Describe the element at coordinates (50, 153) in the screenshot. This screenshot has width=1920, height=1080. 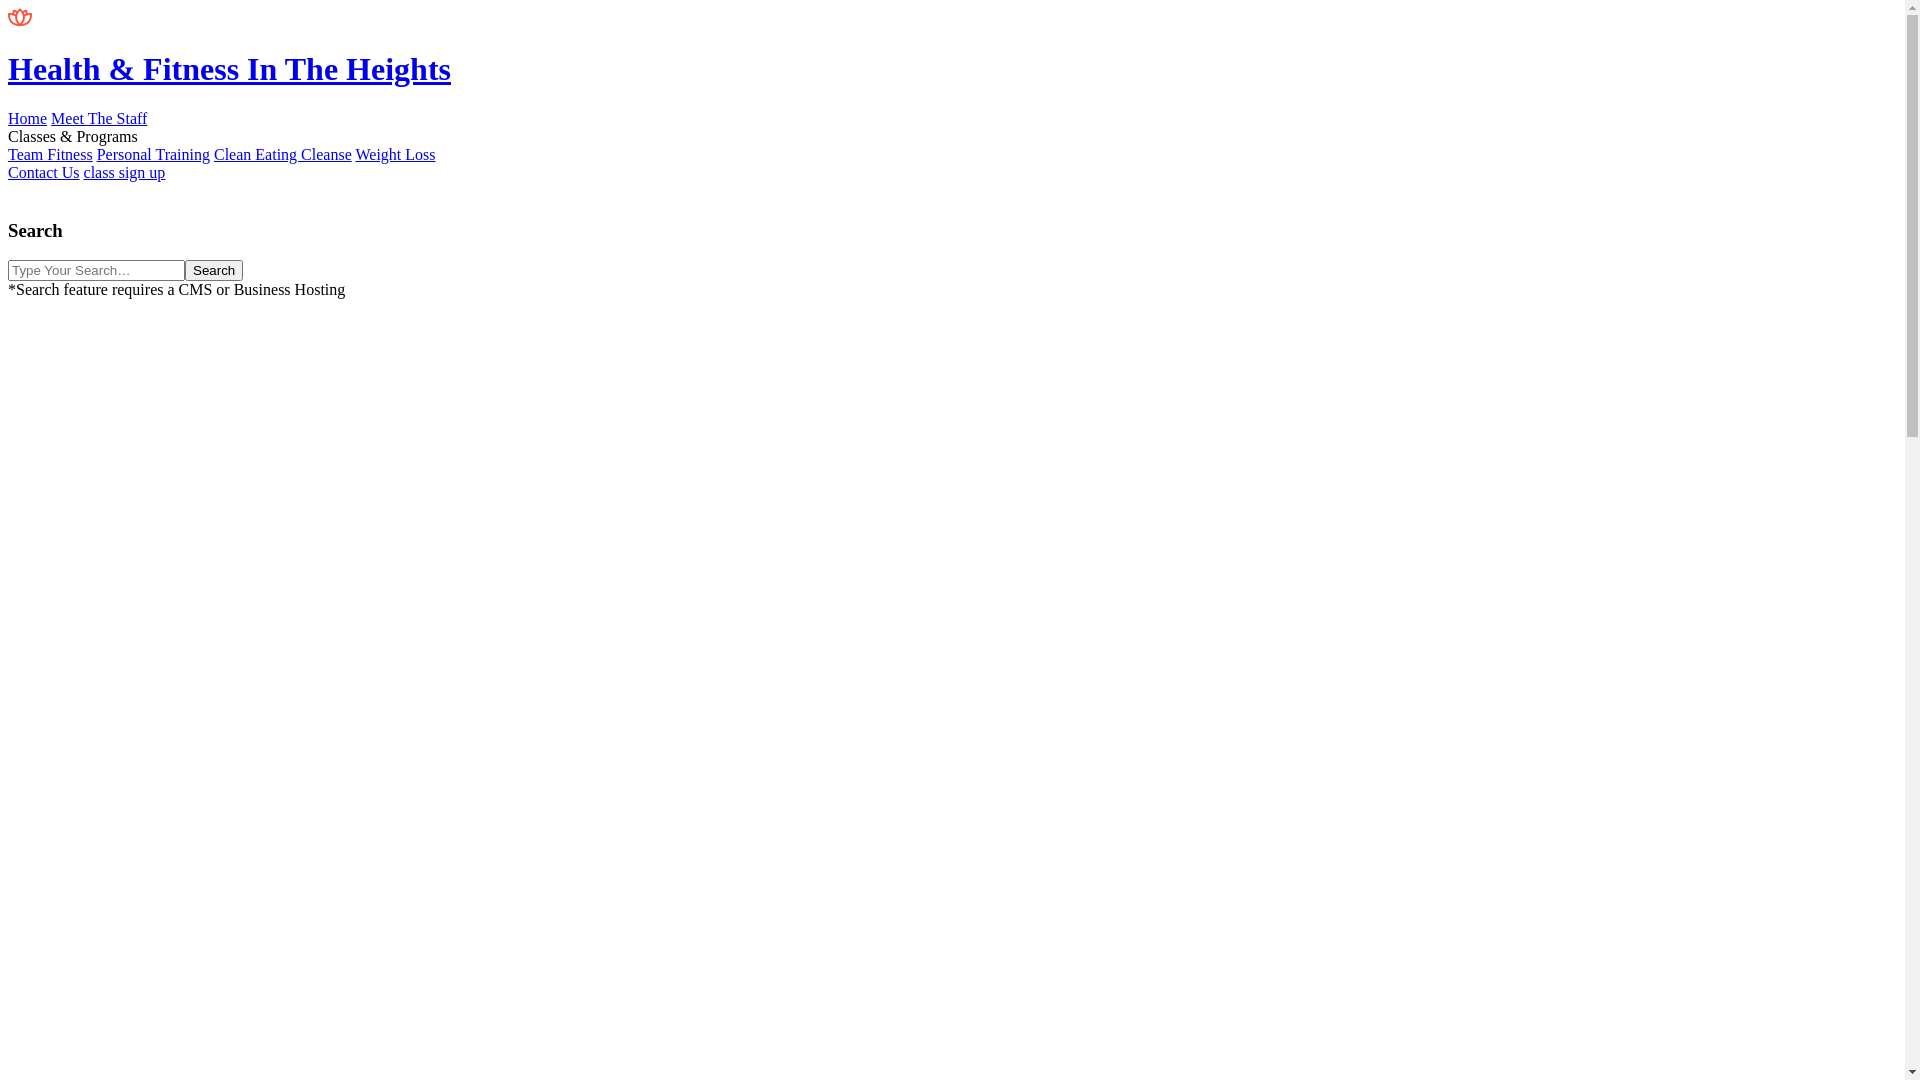
I see `'Team Fitness'` at that location.